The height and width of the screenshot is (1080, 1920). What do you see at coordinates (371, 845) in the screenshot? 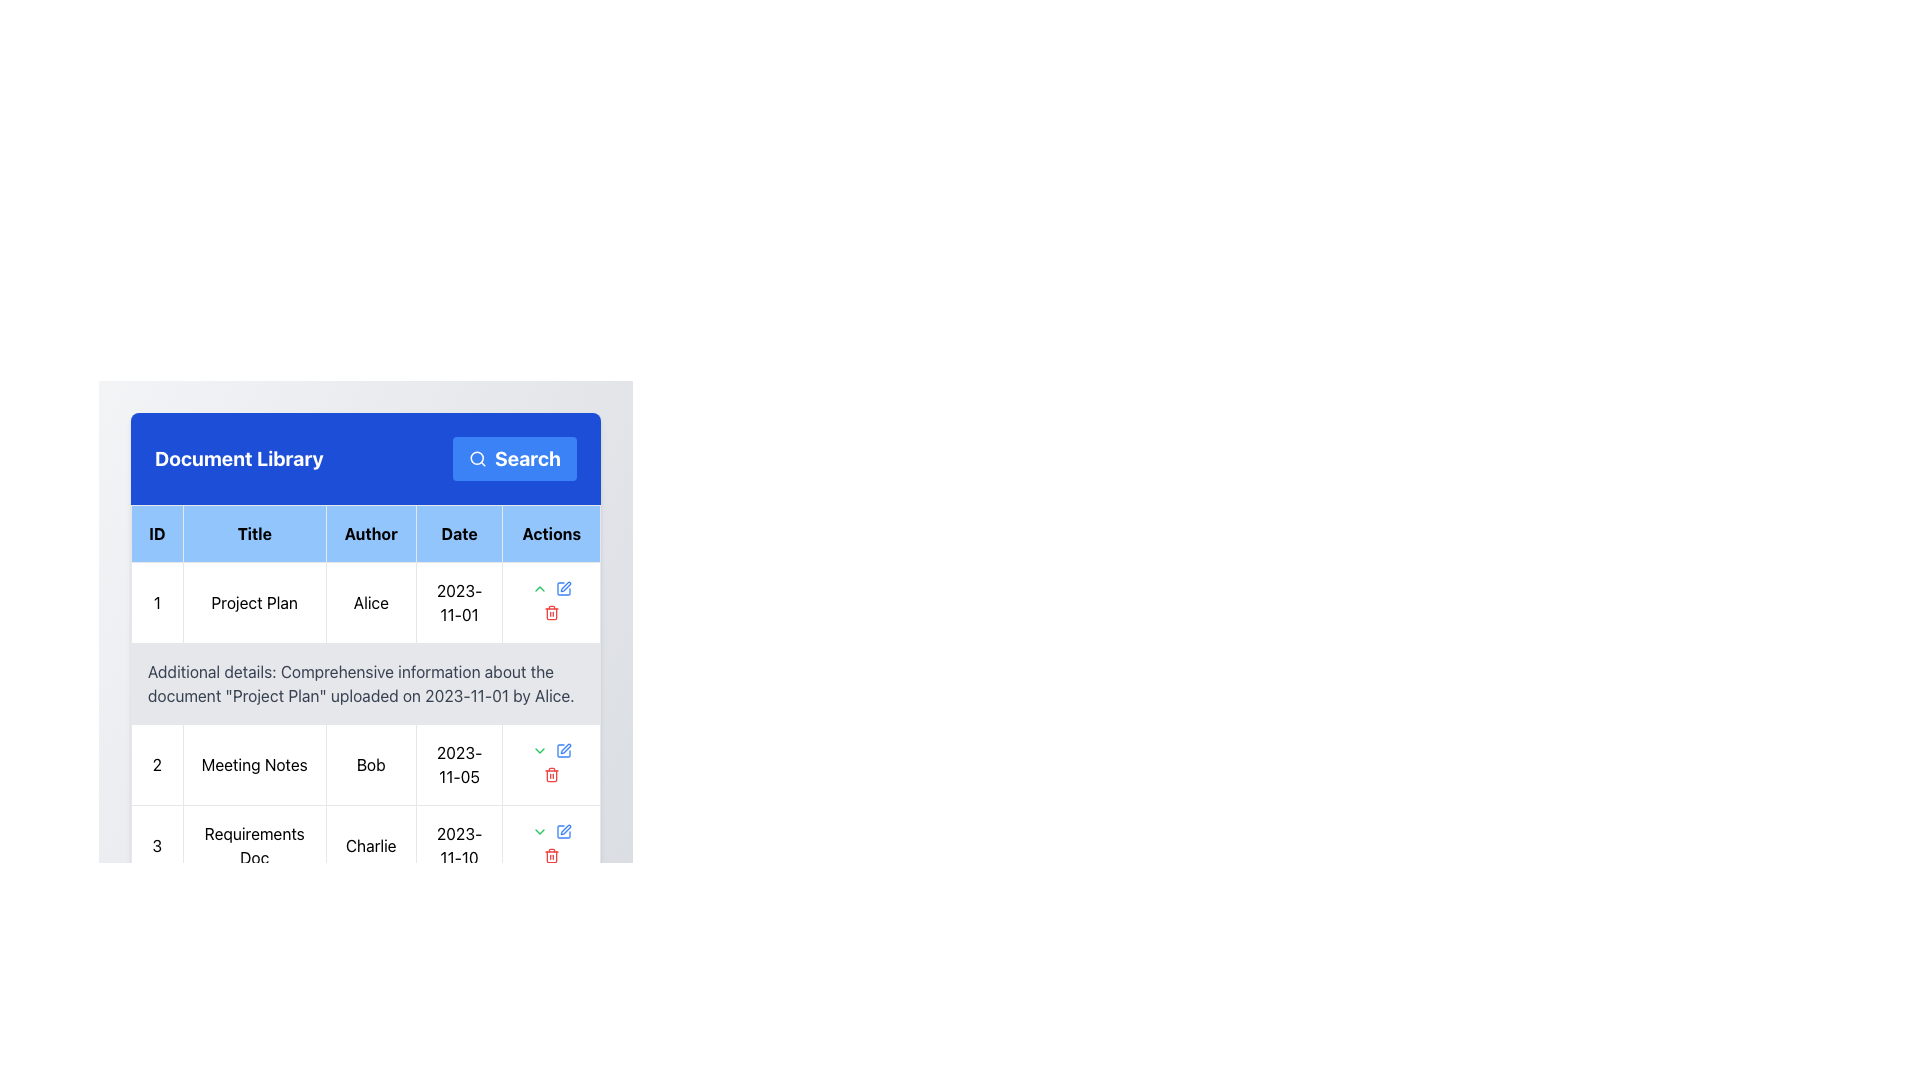
I see `the 'Charlie' text element in the Author column of the table, which is styled with a light border and padding, located in the third row` at bounding box center [371, 845].